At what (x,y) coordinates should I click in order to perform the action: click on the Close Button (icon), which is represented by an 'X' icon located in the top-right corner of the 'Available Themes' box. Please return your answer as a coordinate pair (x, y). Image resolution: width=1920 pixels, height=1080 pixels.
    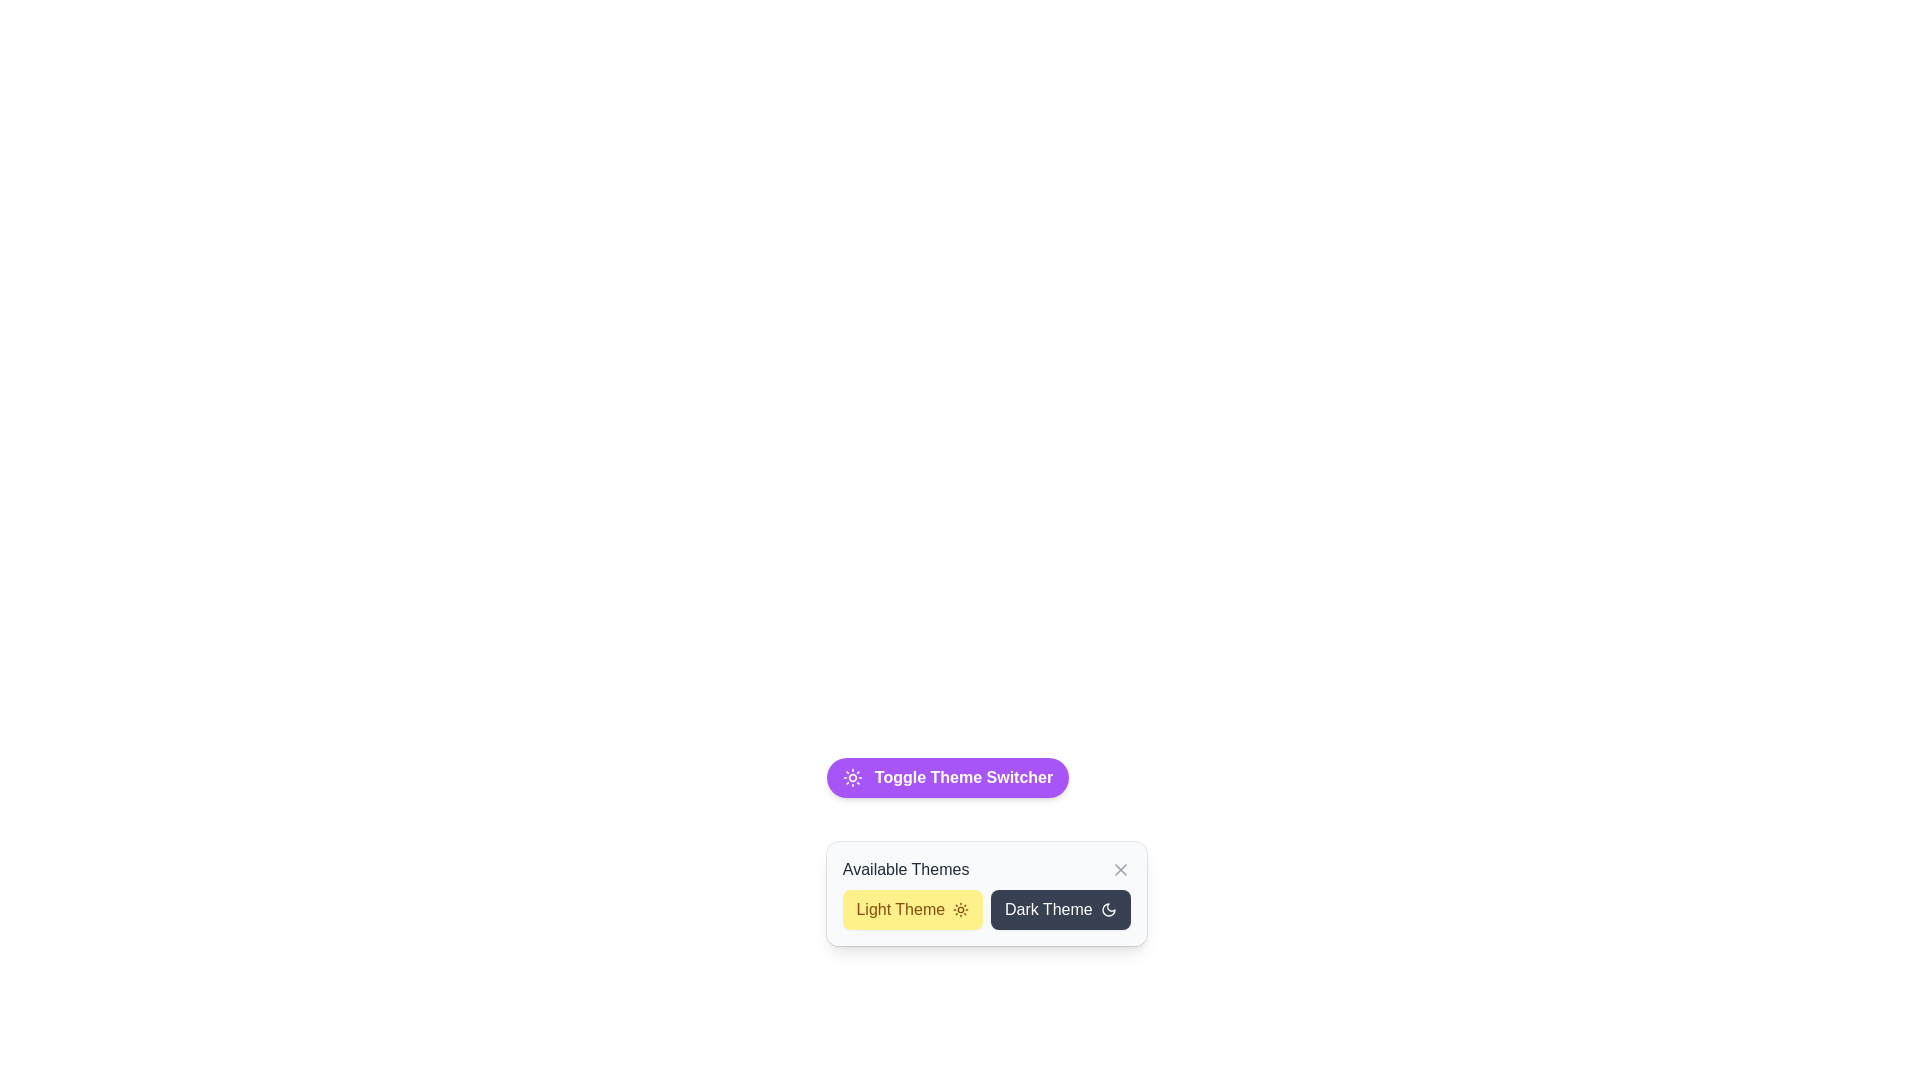
    Looking at the image, I should click on (1120, 869).